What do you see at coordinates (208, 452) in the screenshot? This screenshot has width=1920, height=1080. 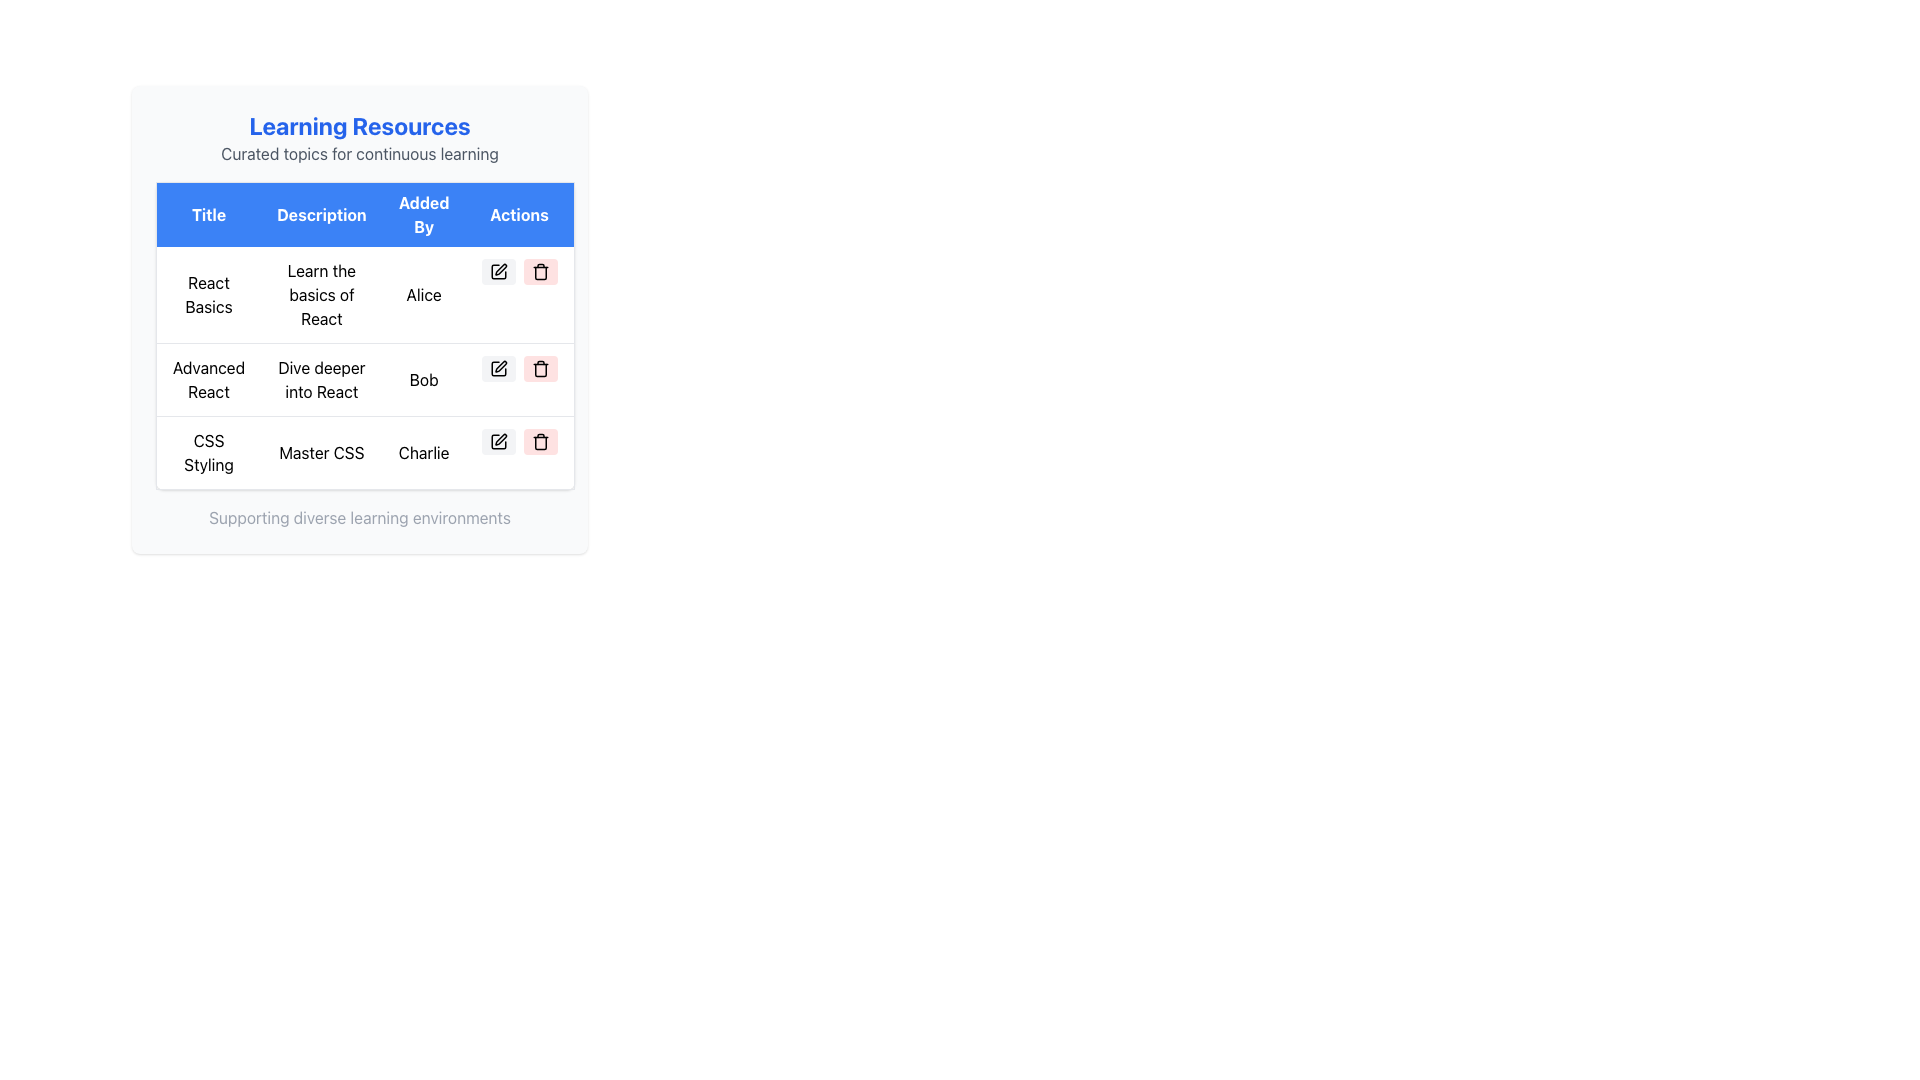 I see `the static text element displaying 'CSS Styling' located in the first column of the third row in the grid under the 'Title' header` at bounding box center [208, 452].